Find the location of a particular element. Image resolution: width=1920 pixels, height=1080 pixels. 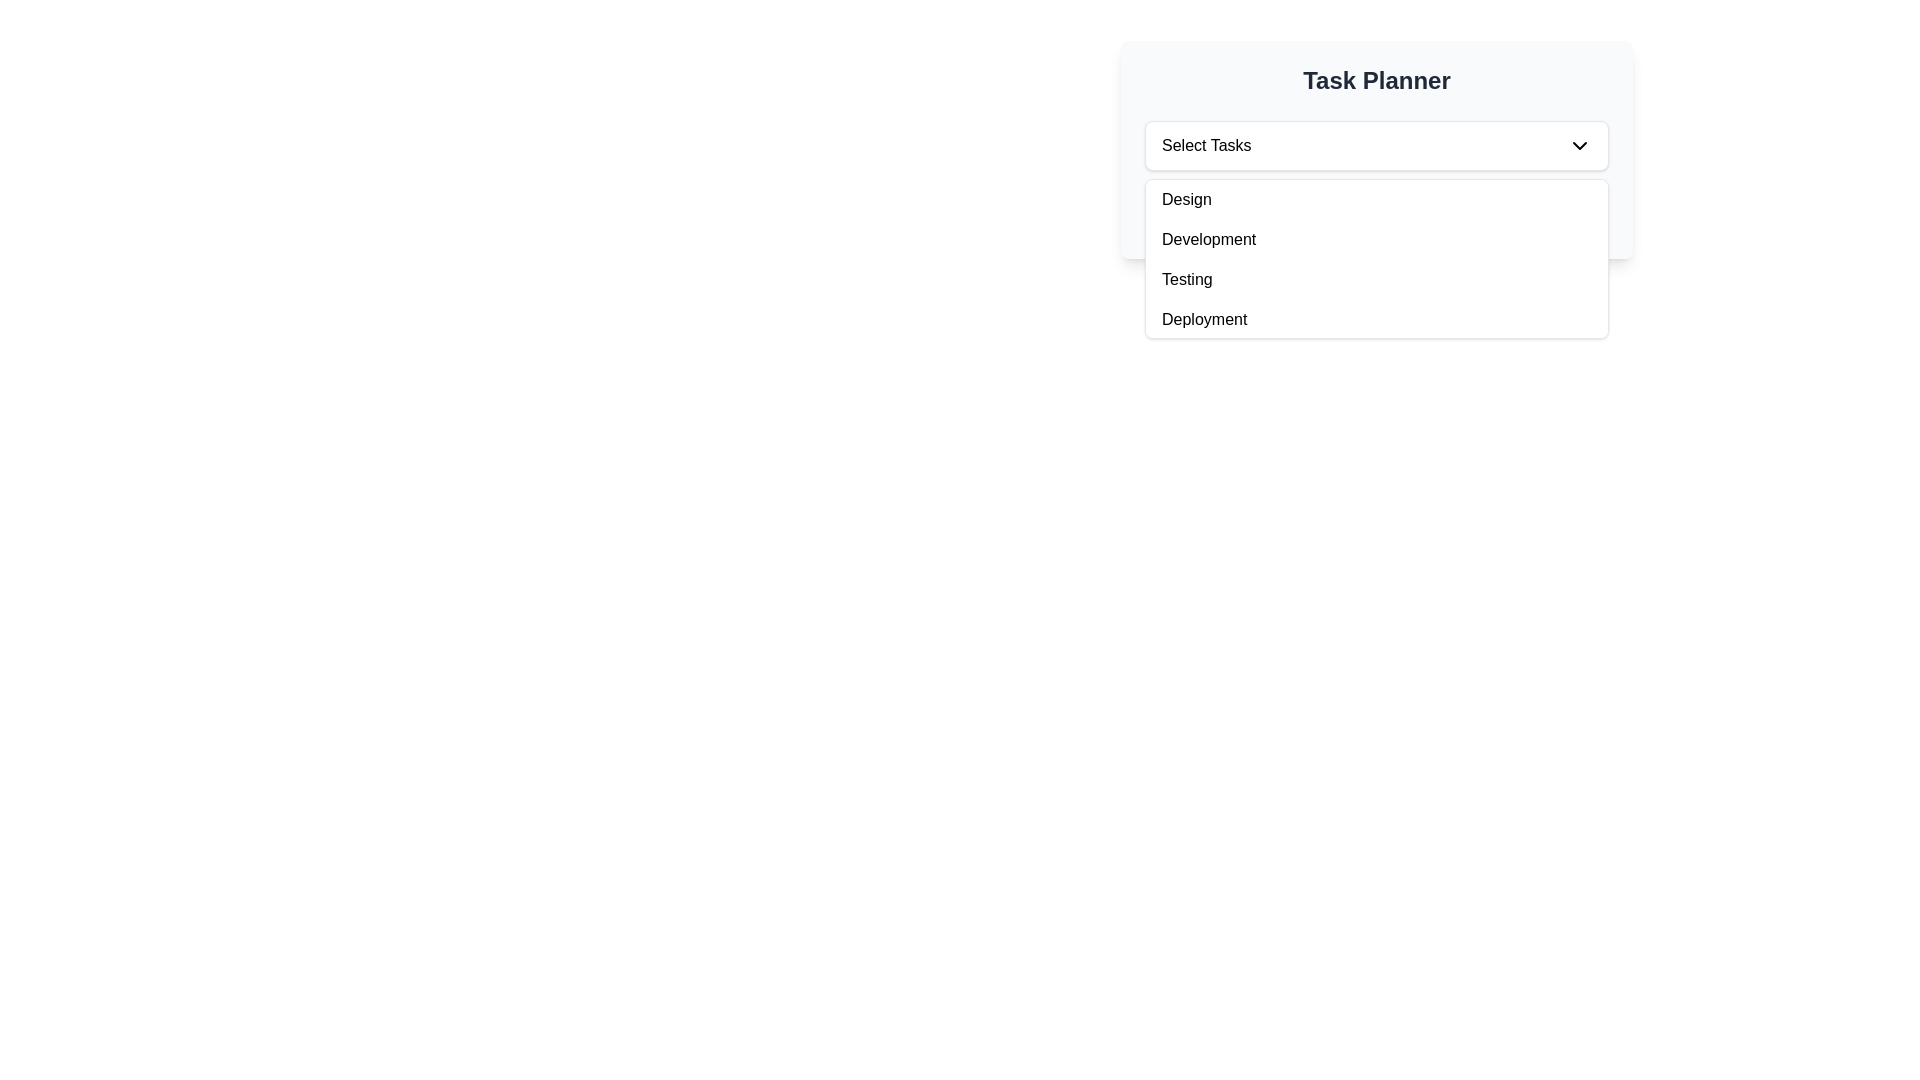

the option labeled 'Testing' within the dropdown menu, which is the third item in the list used for selecting a task is located at coordinates (1376, 280).